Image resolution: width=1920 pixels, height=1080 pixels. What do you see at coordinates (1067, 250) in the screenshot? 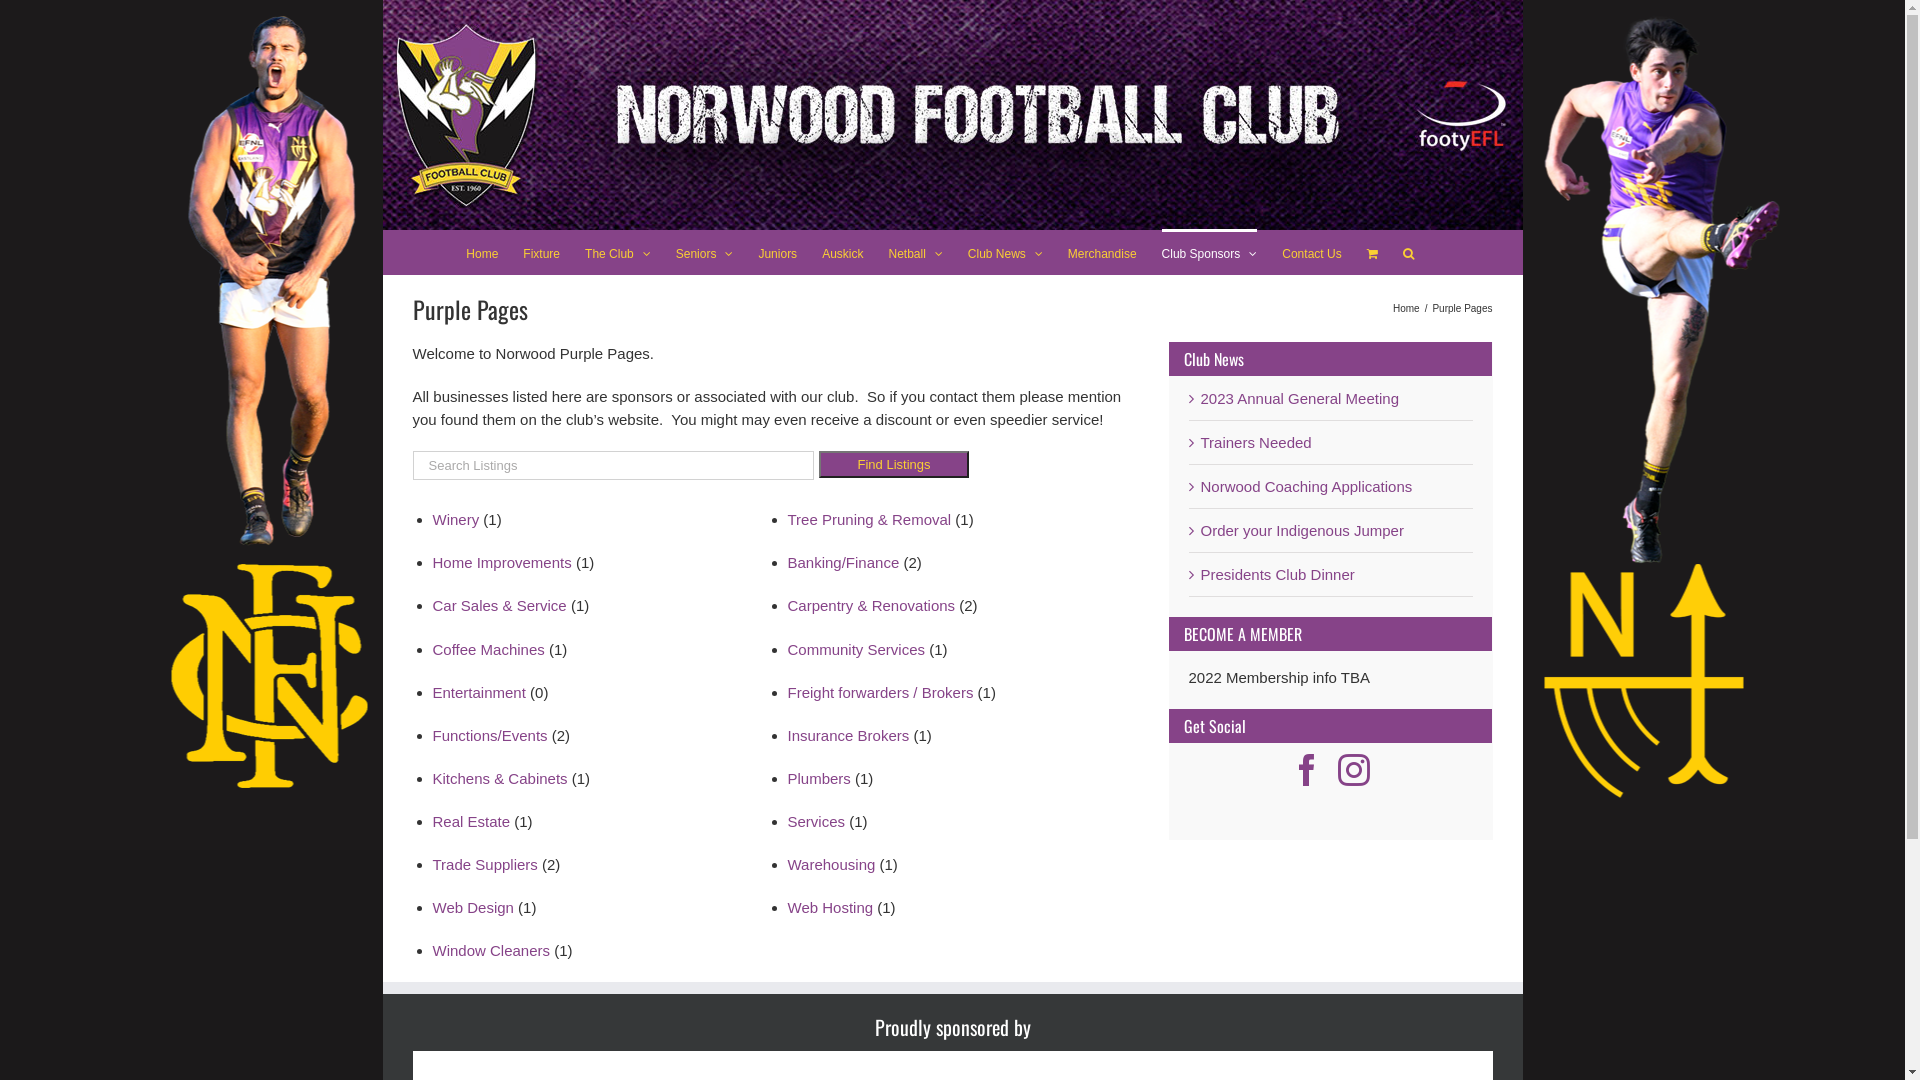
I see `'Merchandise'` at bounding box center [1067, 250].